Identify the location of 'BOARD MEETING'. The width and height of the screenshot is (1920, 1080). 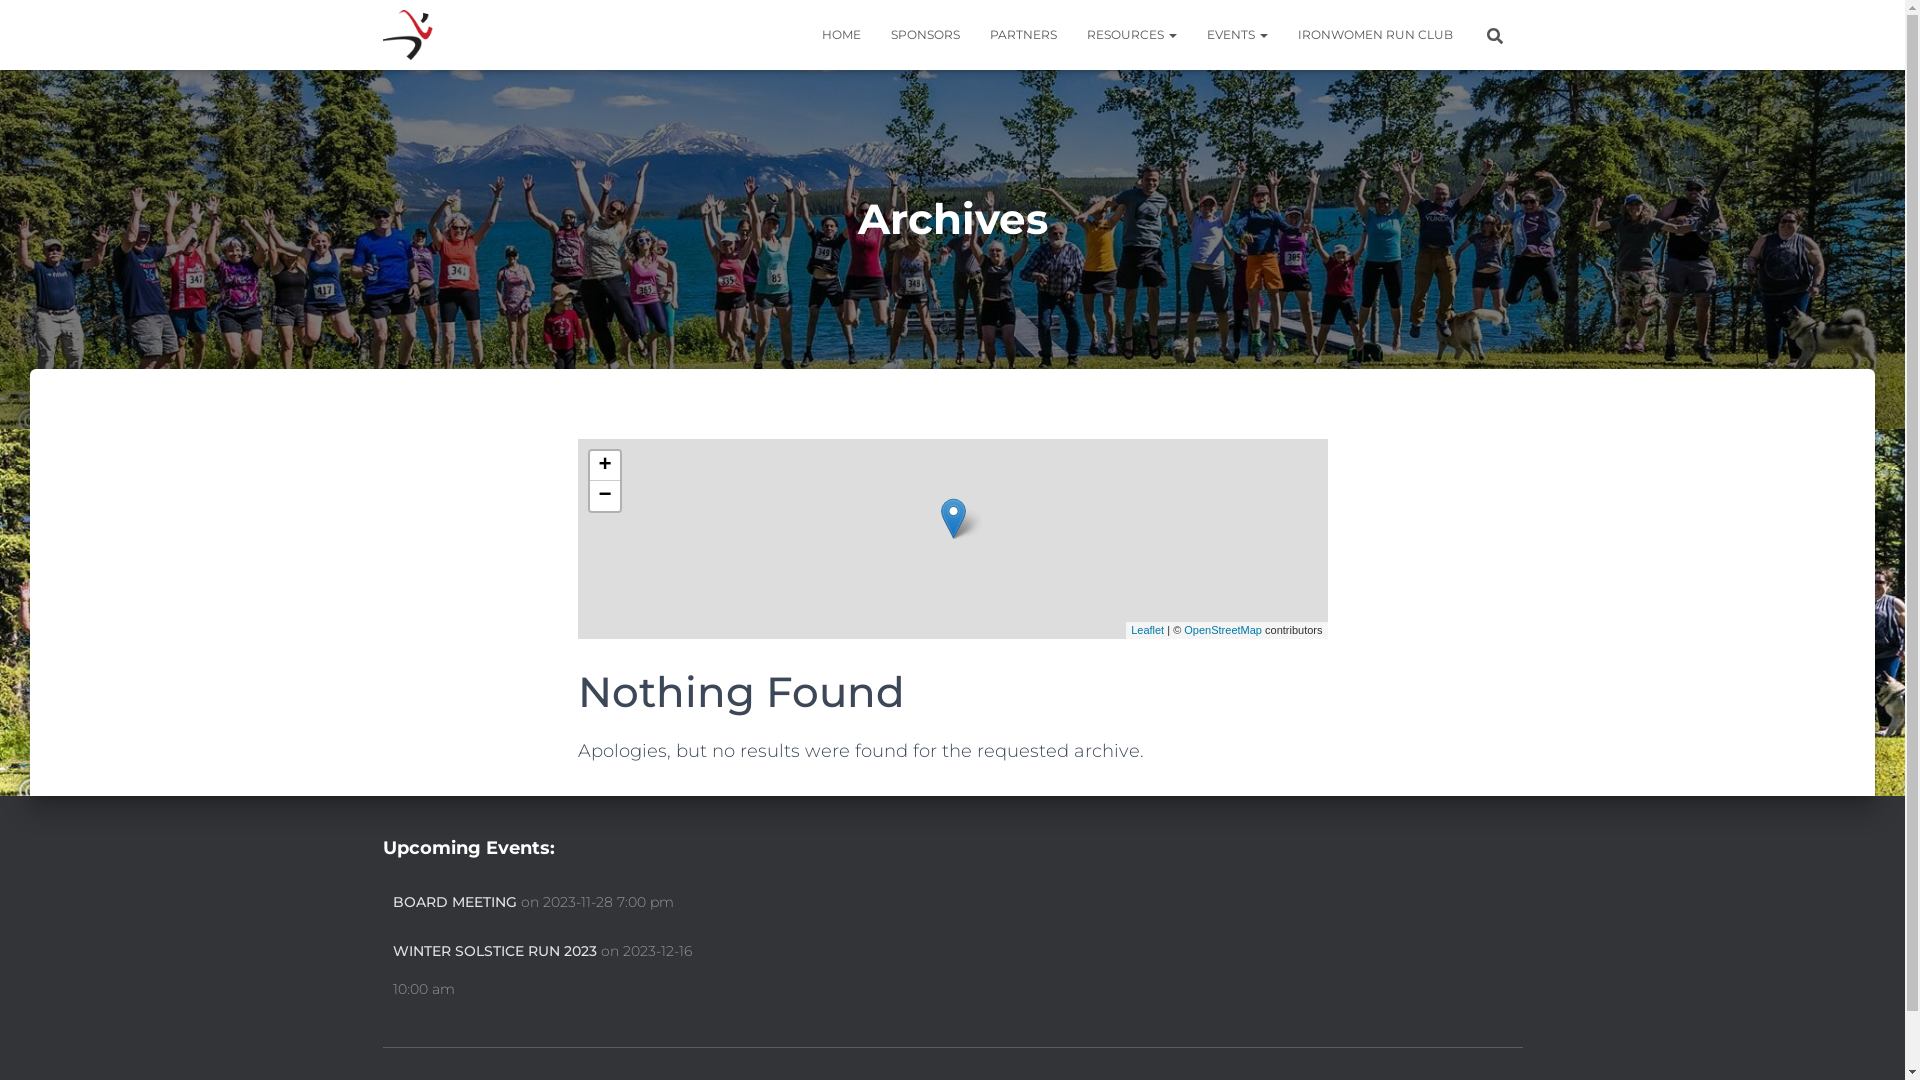
(453, 902).